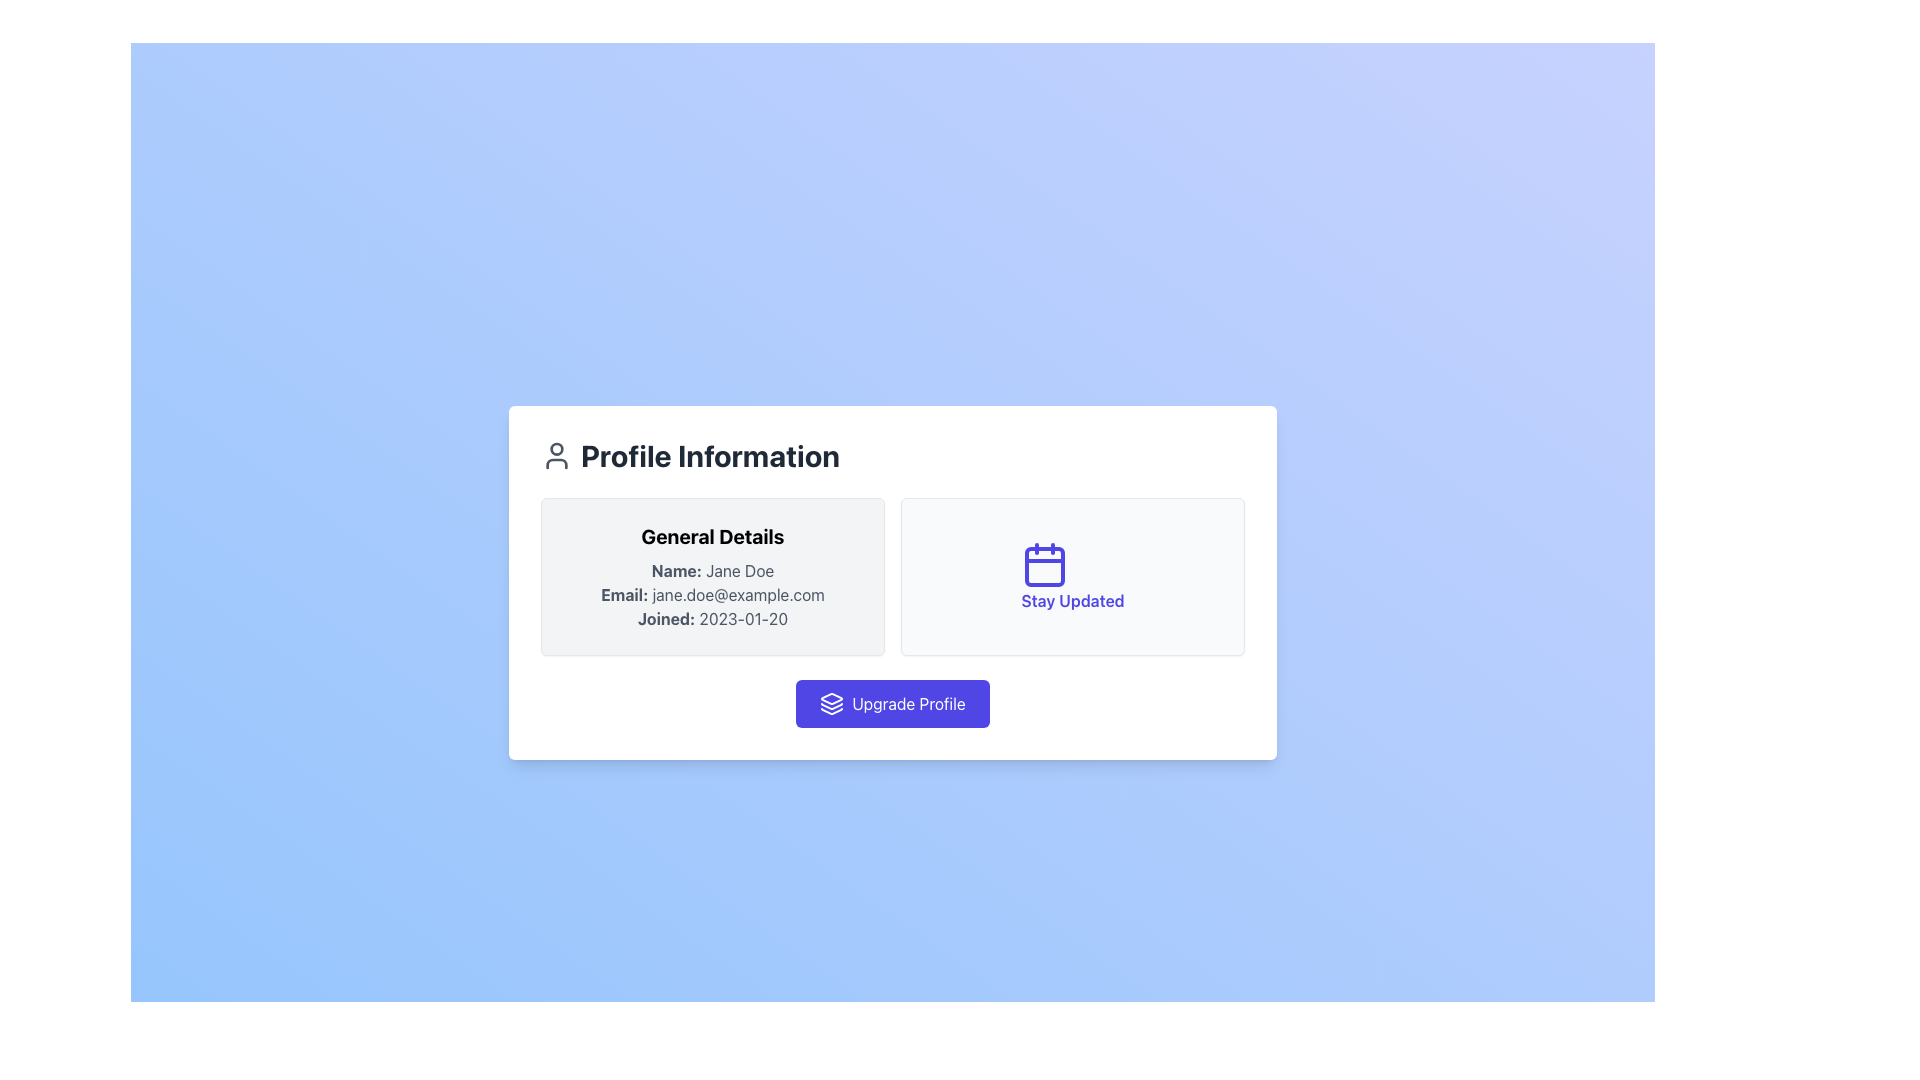 The height and width of the screenshot is (1080, 1920). Describe the element at coordinates (1044, 567) in the screenshot. I see `the decorative graphic element inside the calendar icon labeled 'Stay Updated', which is a small rectangle with rounded corners located centrally within the icon` at that location.